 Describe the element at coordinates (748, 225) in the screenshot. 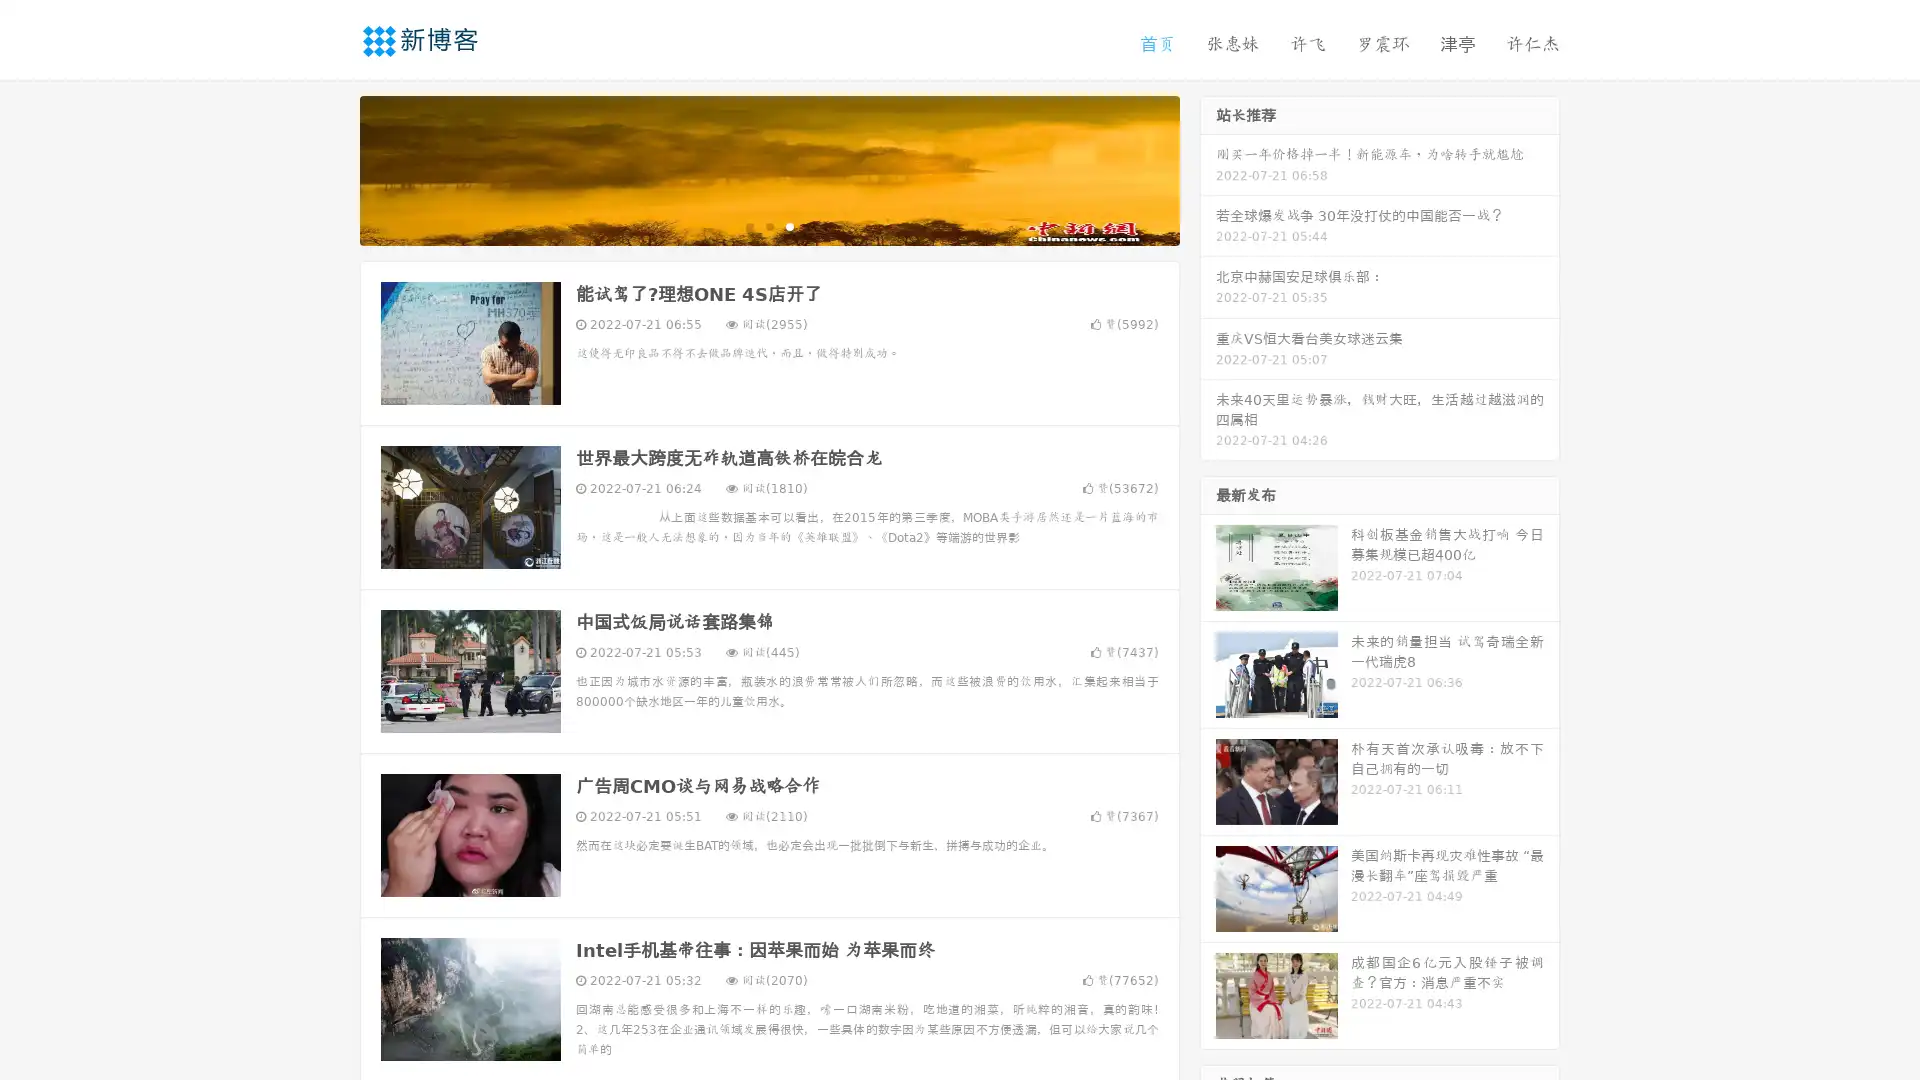

I see `Go to slide 1` at that location.